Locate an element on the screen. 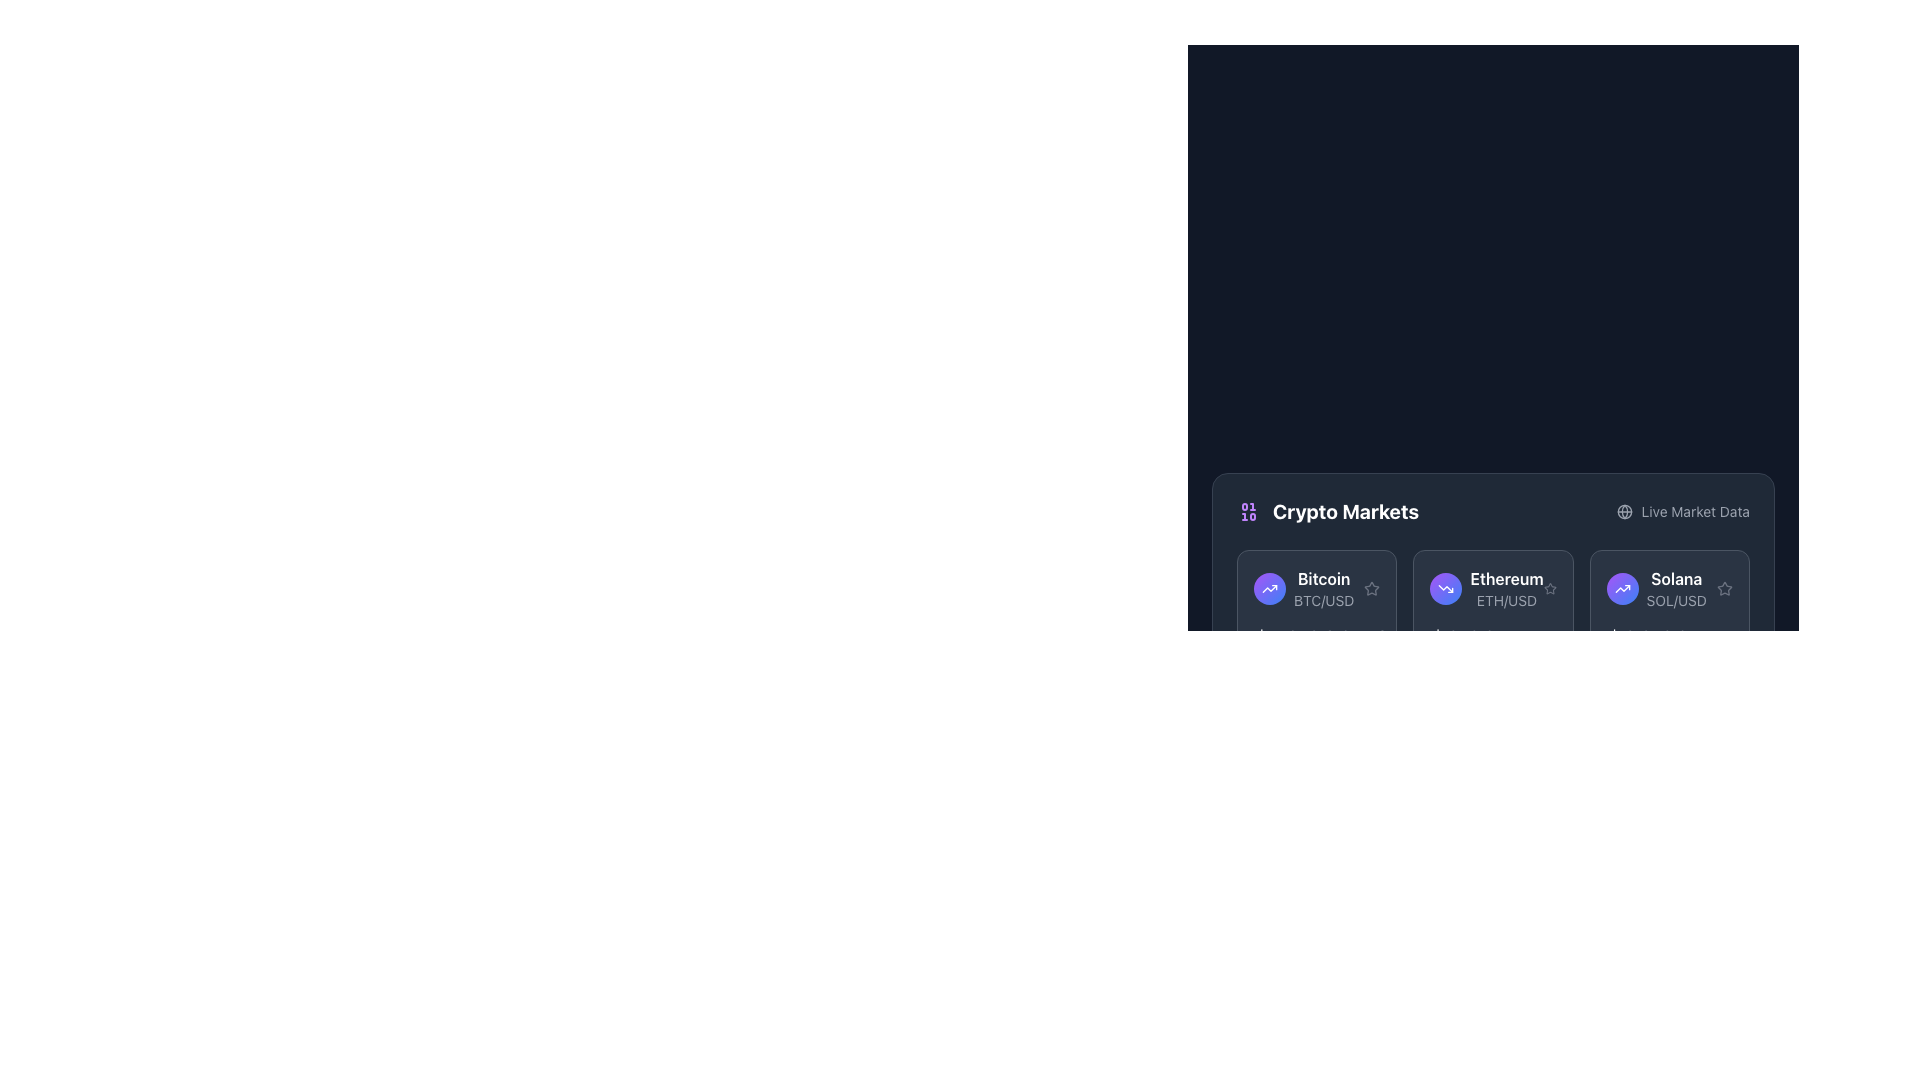 This screenshot has width=1920, height=1080. the informational text element that displays the trading pair code for Solana paired with USD, located under the 'Crypto Markets' section and specifically under the 'Solana' label is located at coordinates (1676, 600).